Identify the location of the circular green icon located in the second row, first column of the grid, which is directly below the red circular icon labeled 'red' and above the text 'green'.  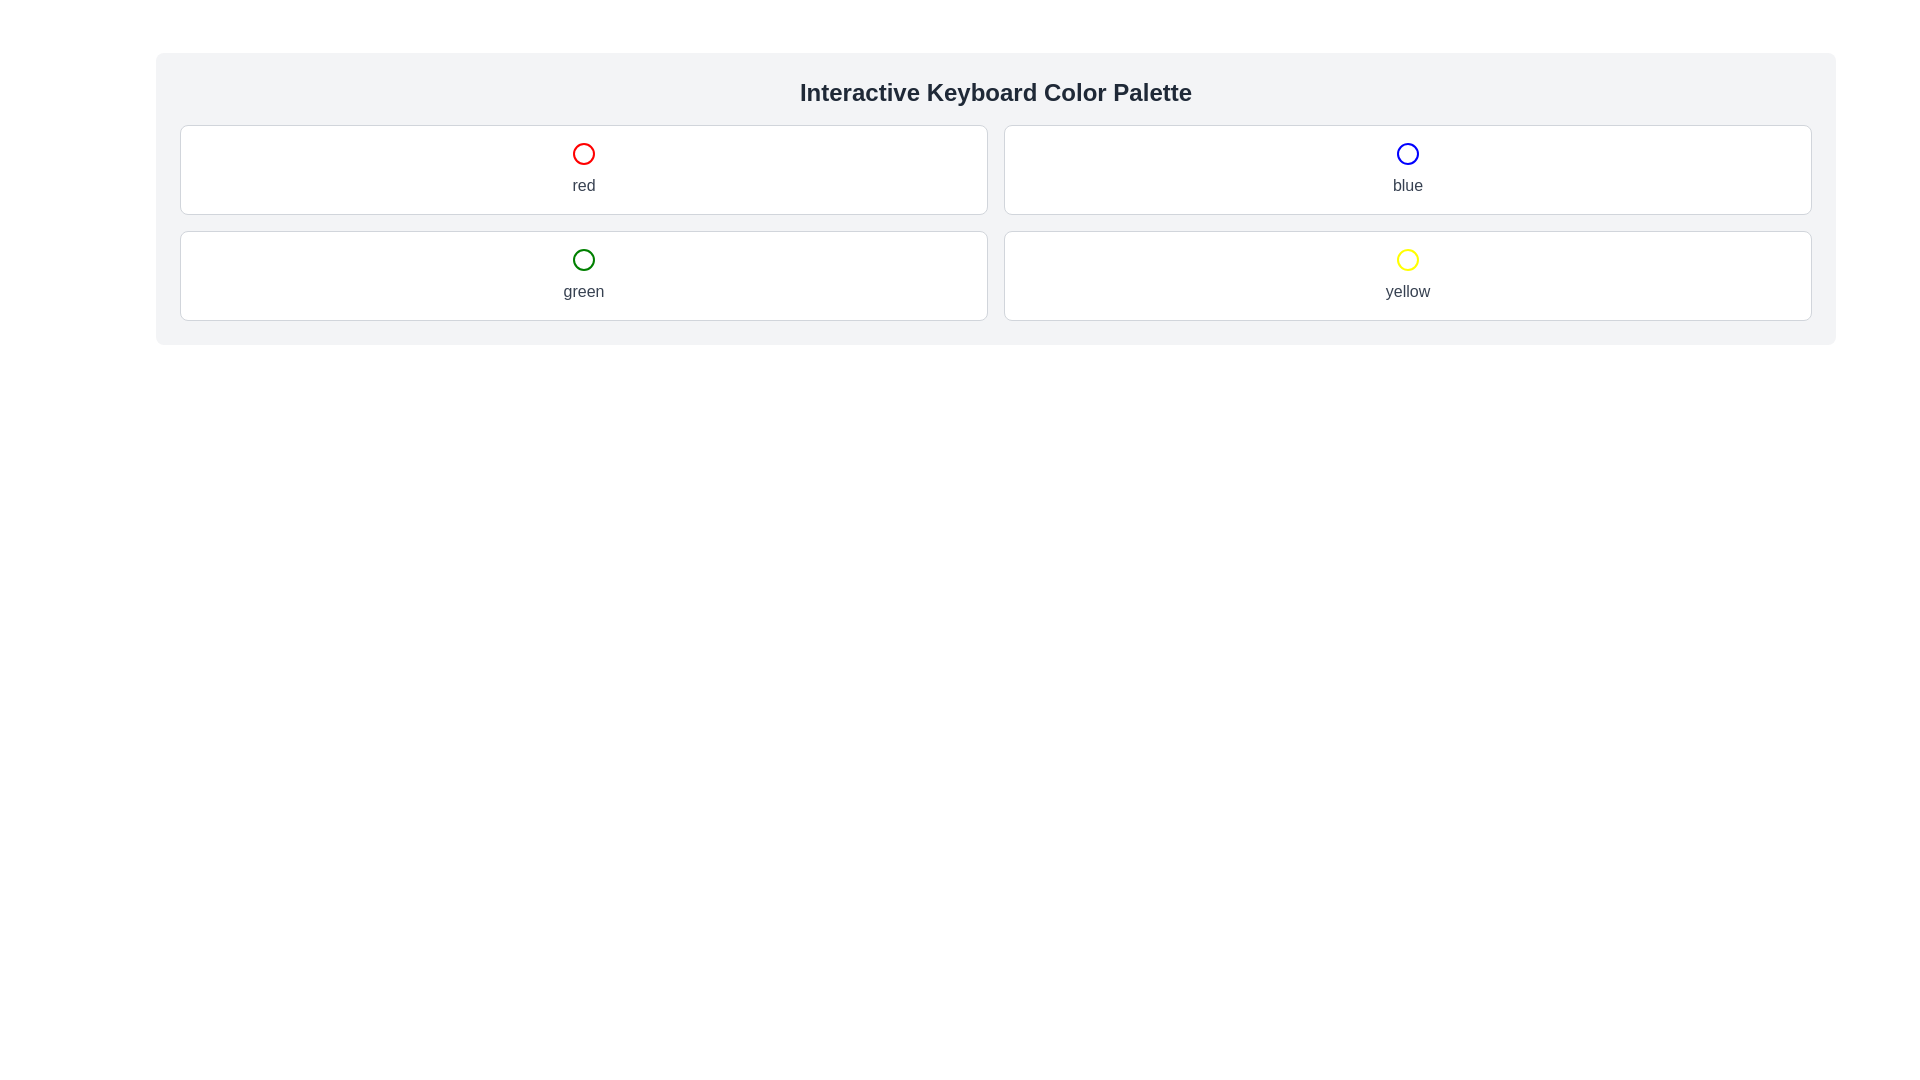
(583, 258).